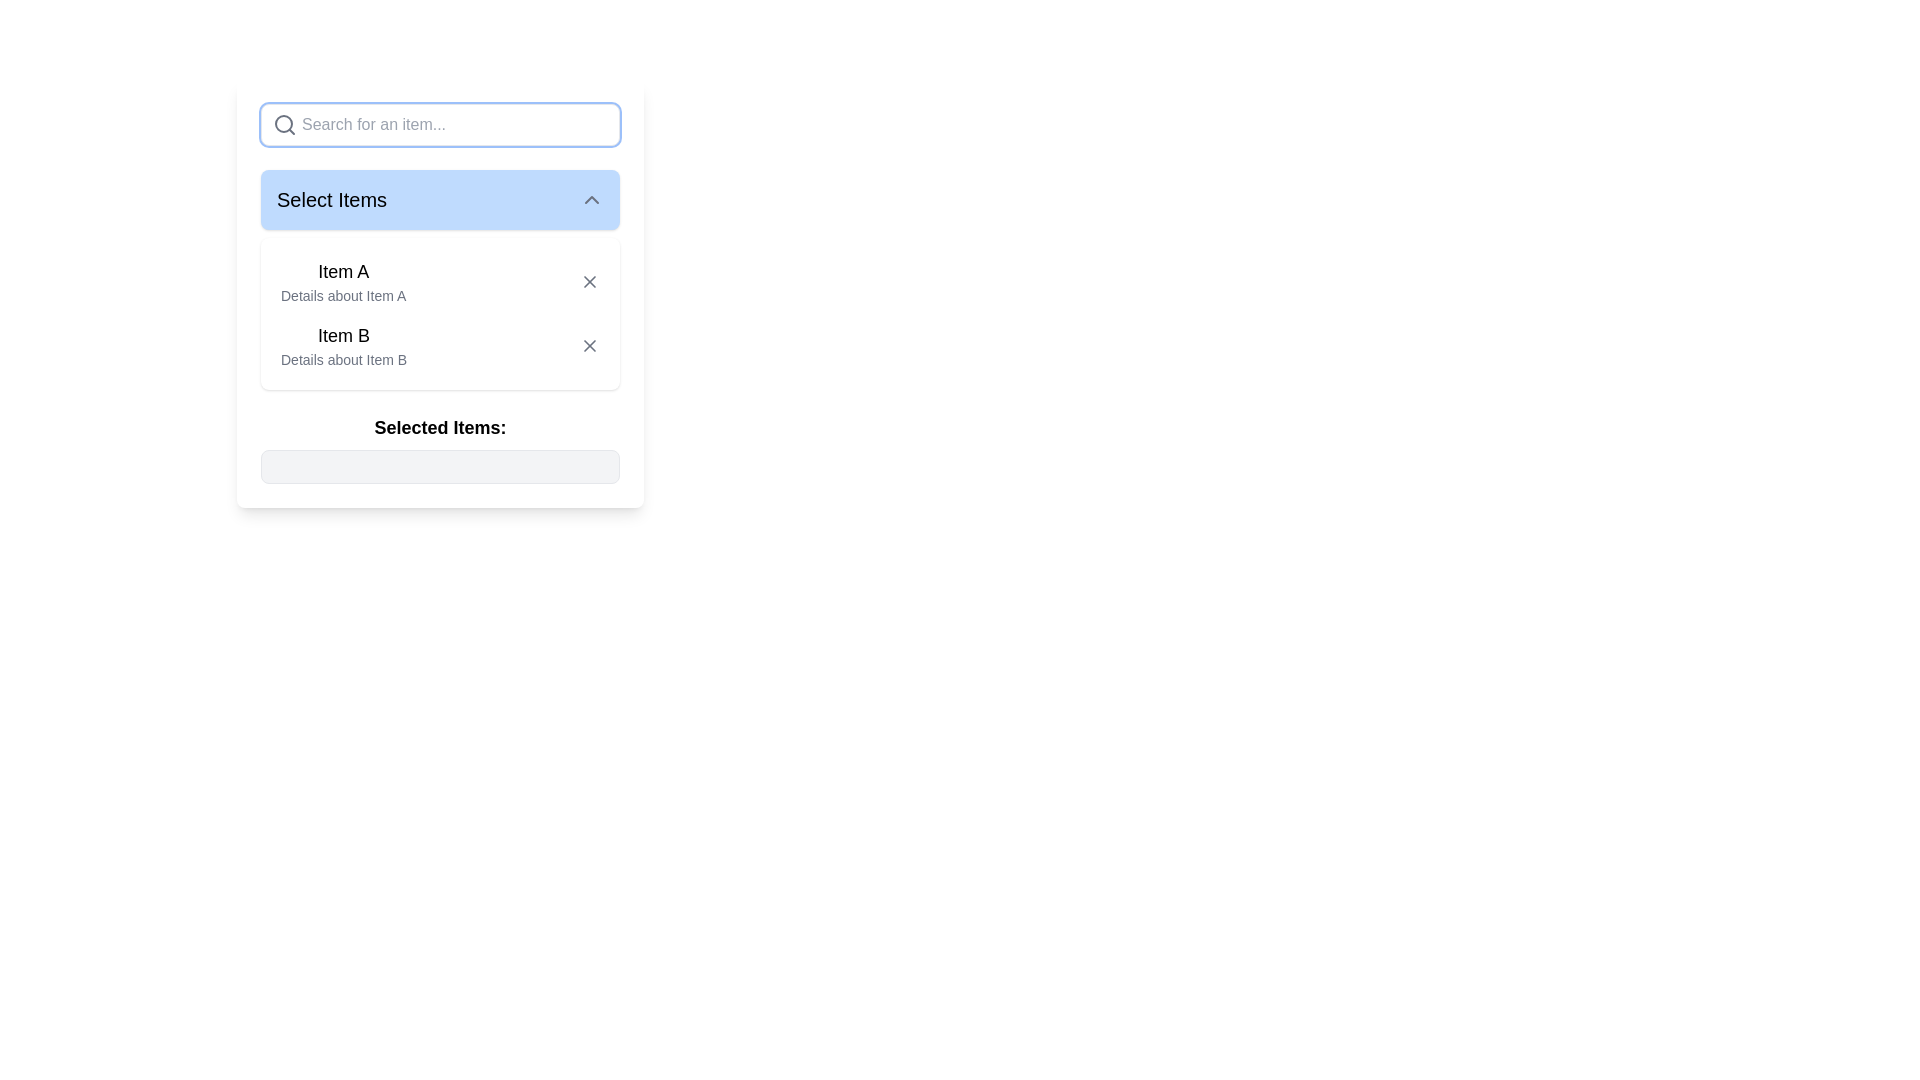 The image size is (1920, 1080). I want to click on details of 'Item A' in the 'Select Items' dropdown list, which is the first list item and contains an action button for removal, so click(439, 281).